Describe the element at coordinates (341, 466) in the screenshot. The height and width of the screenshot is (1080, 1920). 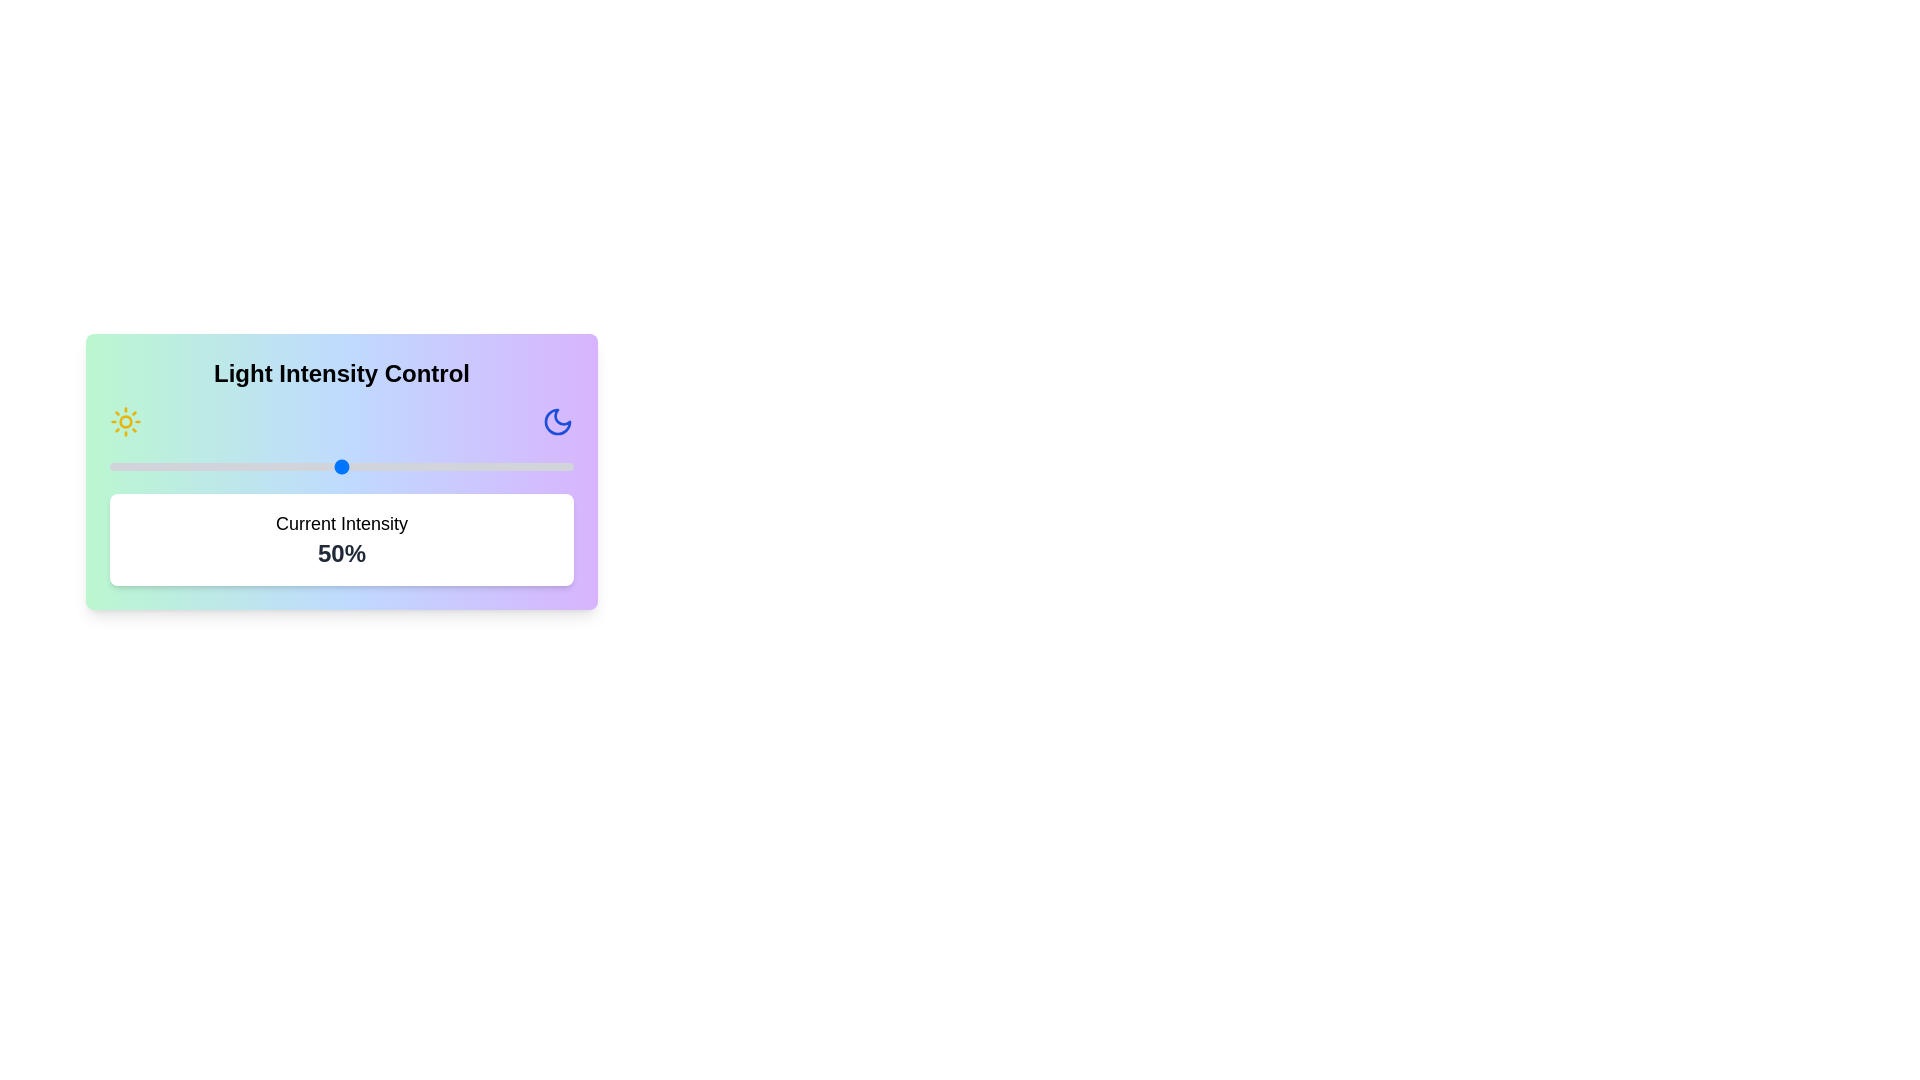
I see `the Range slider used for adjusting light intensity, which is positioned between the title 'Light Intensity Control' and the label 'Current Intensity 50%'` at that location.